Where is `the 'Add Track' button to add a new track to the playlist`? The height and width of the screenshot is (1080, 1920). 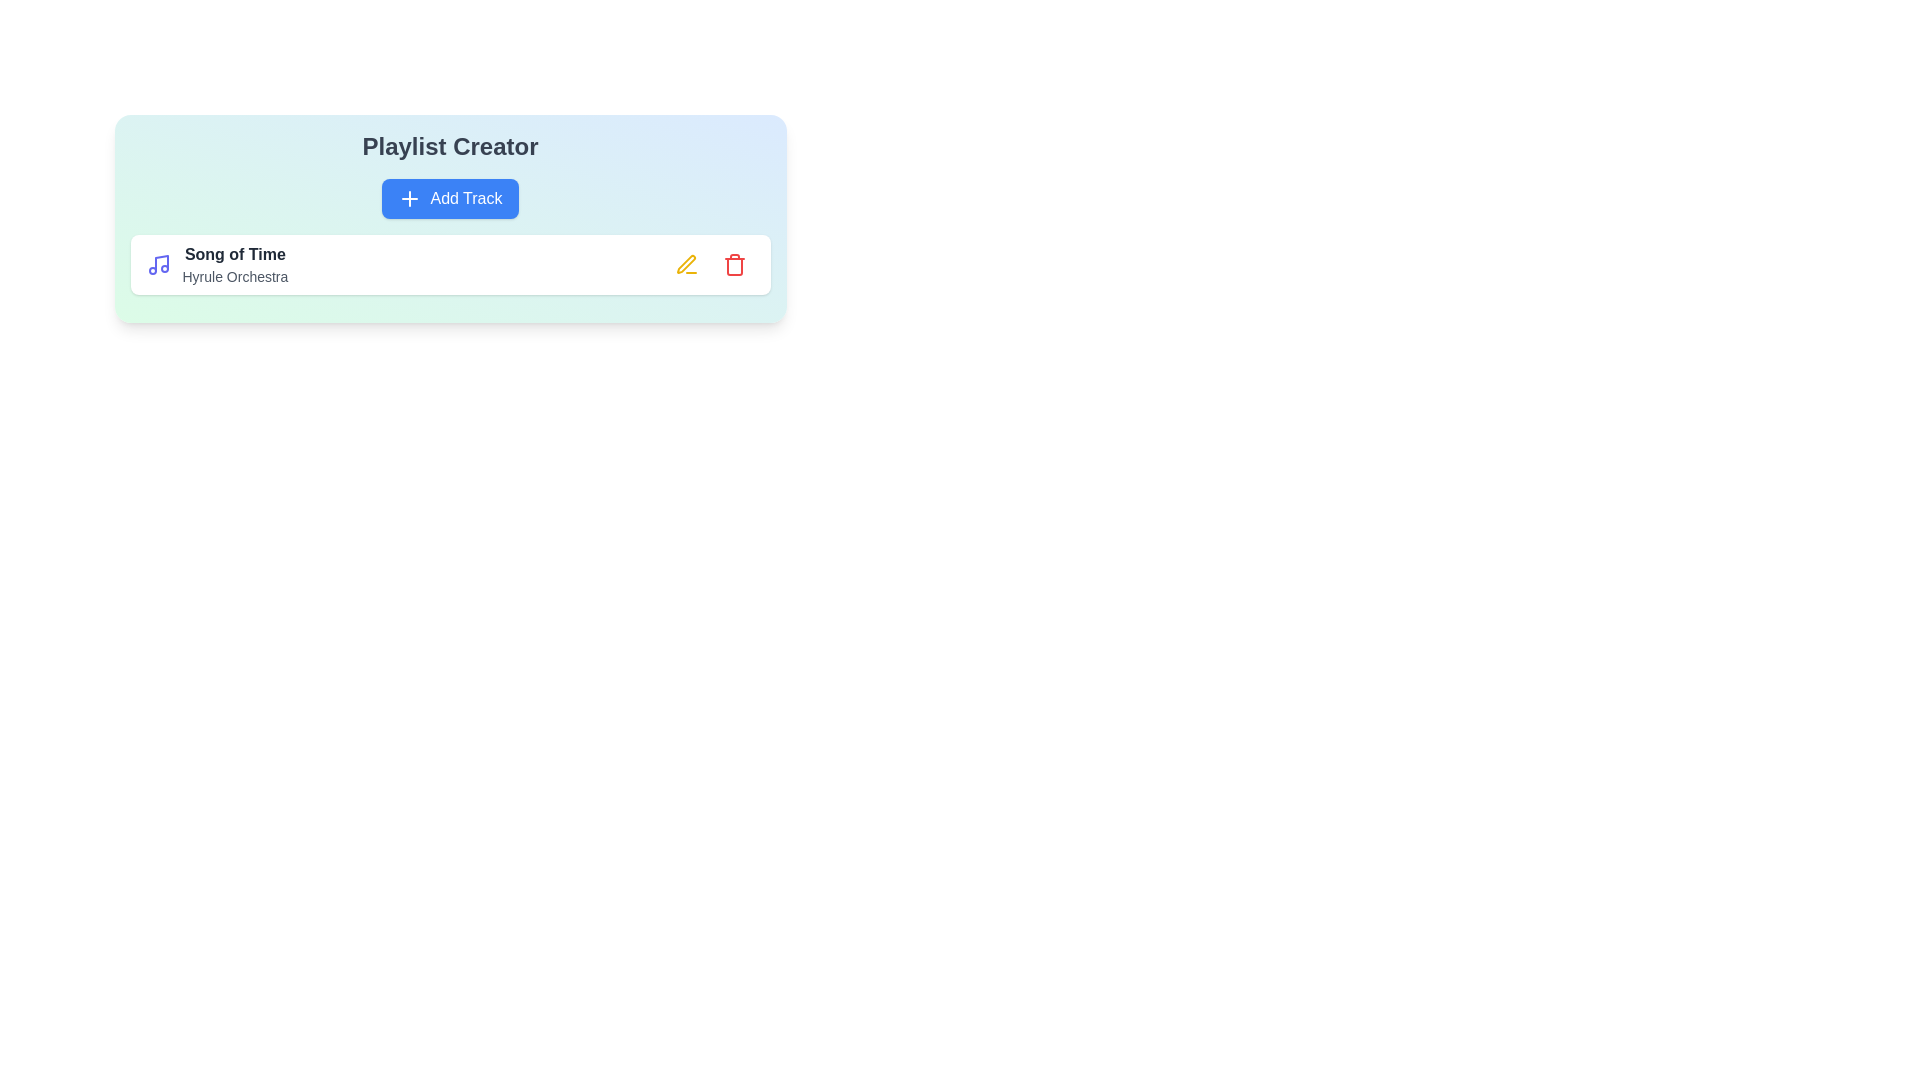
the 'Add Track' button to add a new track to the playlist is located at coordinates (449, 199).